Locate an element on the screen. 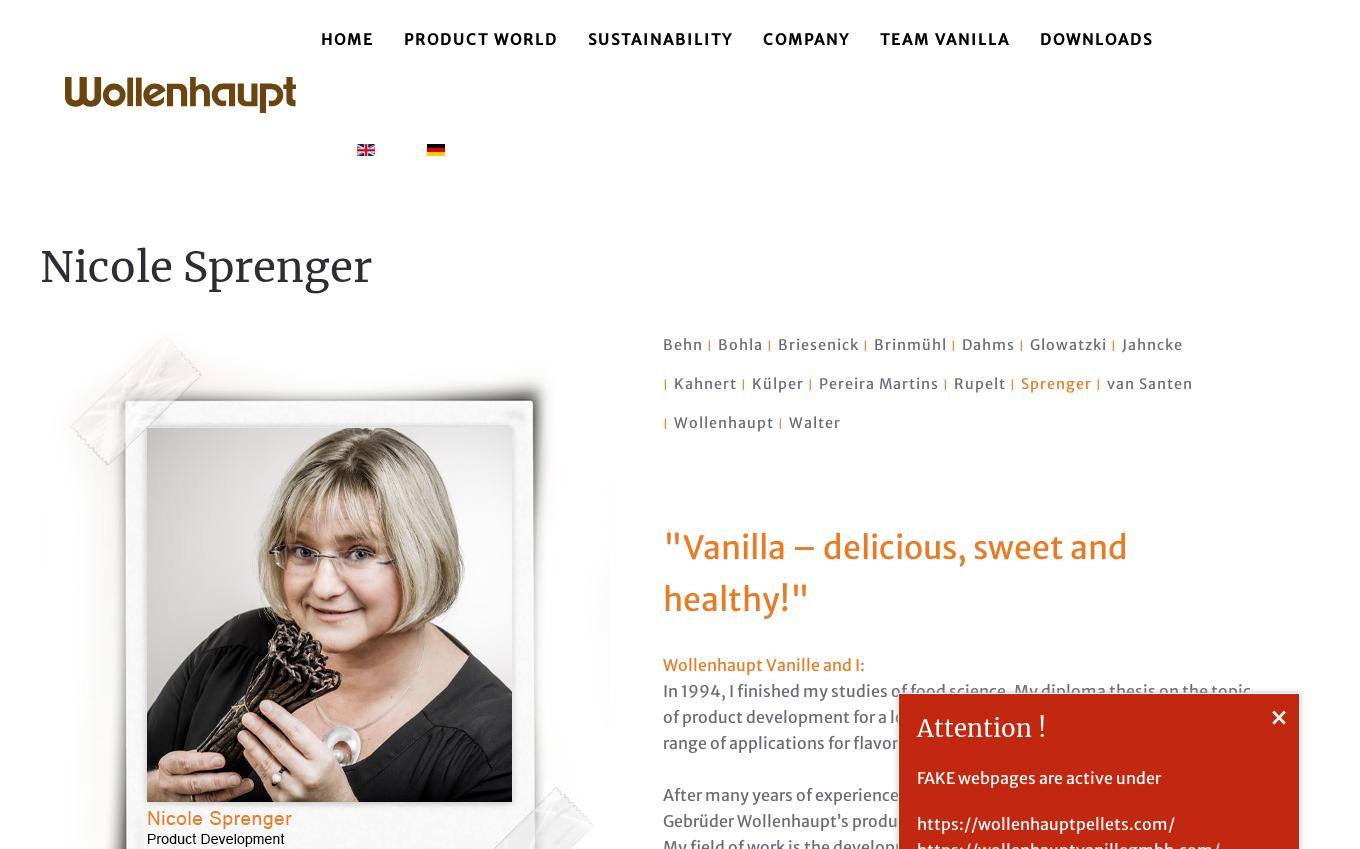 The width and height of the screenshot is (1360, 849). 'Rupelt' is located at coordinates (978, 383).